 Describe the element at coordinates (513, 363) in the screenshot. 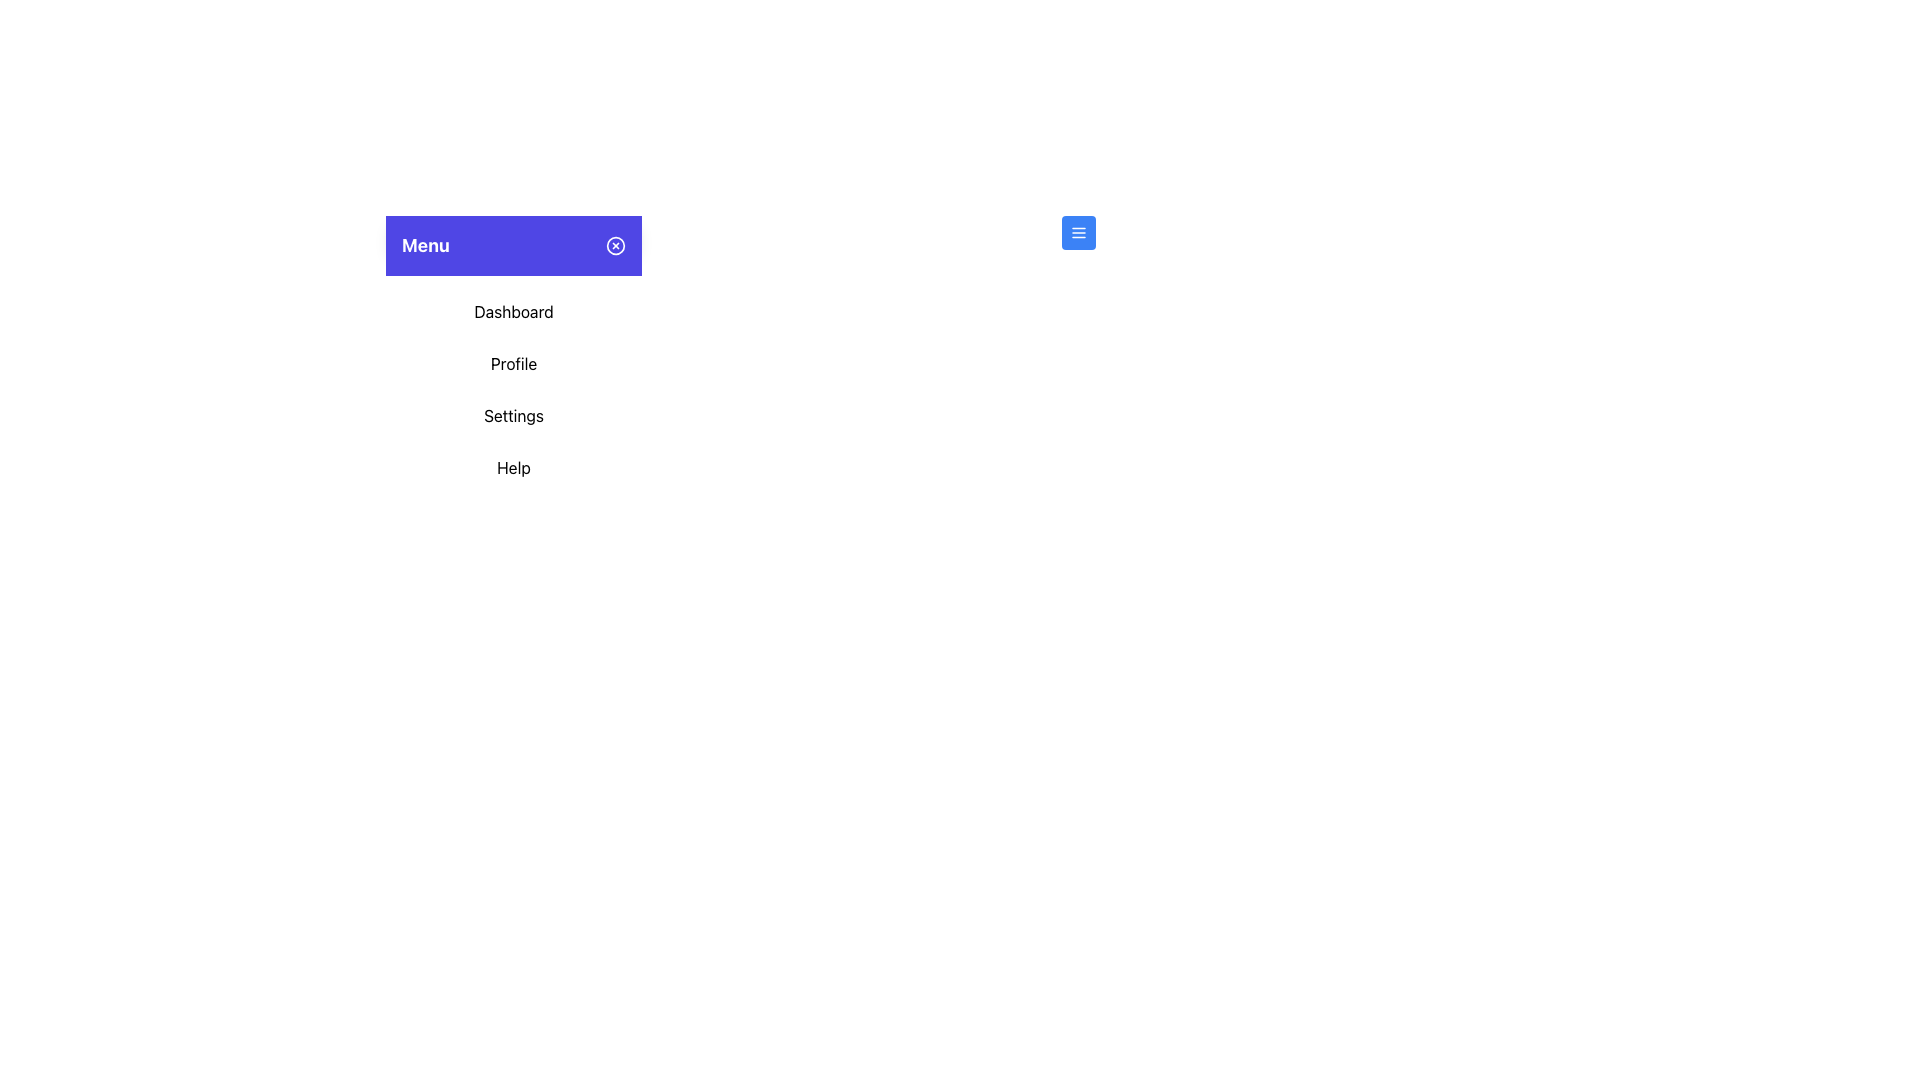

I see `the 'Profile' button, which is the second item in the vertical menu list, styled with a clean sans-serif font and a hover state that changes the background color to light indigo` at that location.